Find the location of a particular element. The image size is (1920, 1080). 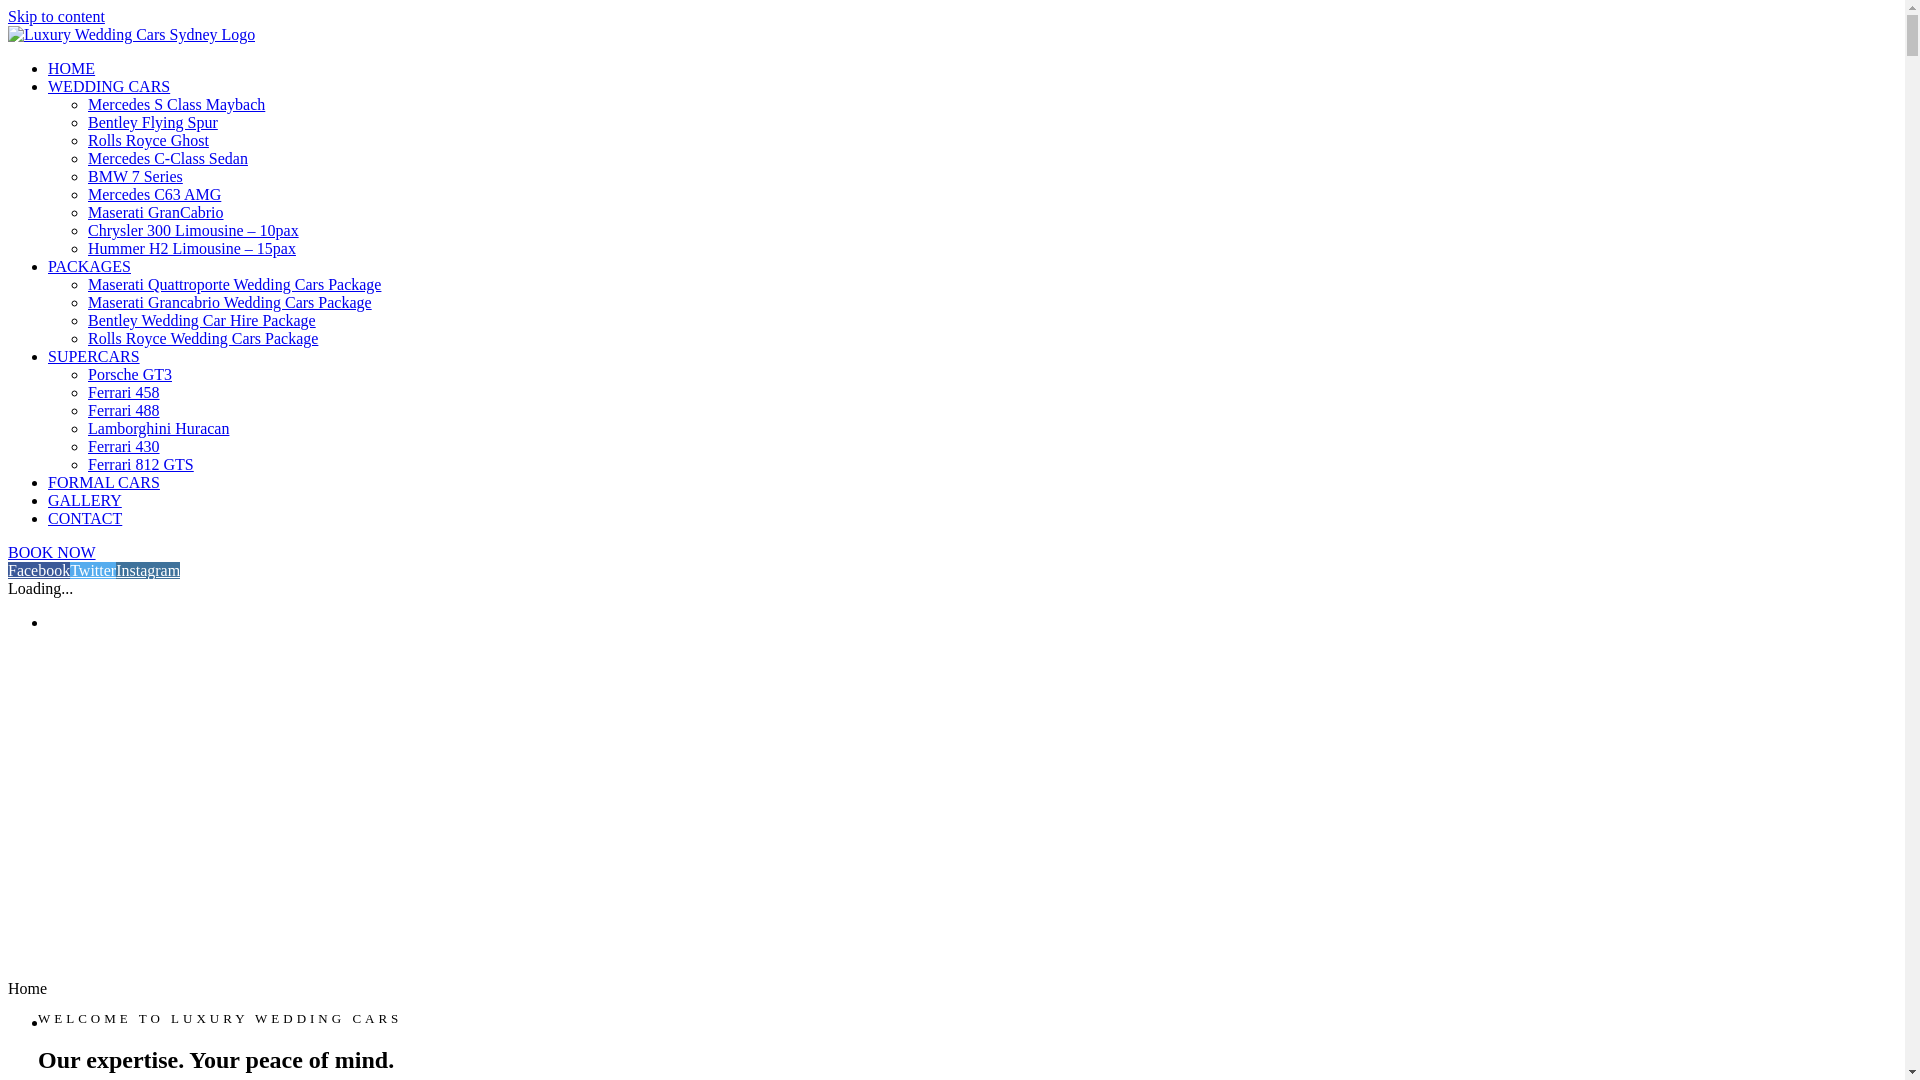

'CONTACT' is located at coordinates (84, 517).